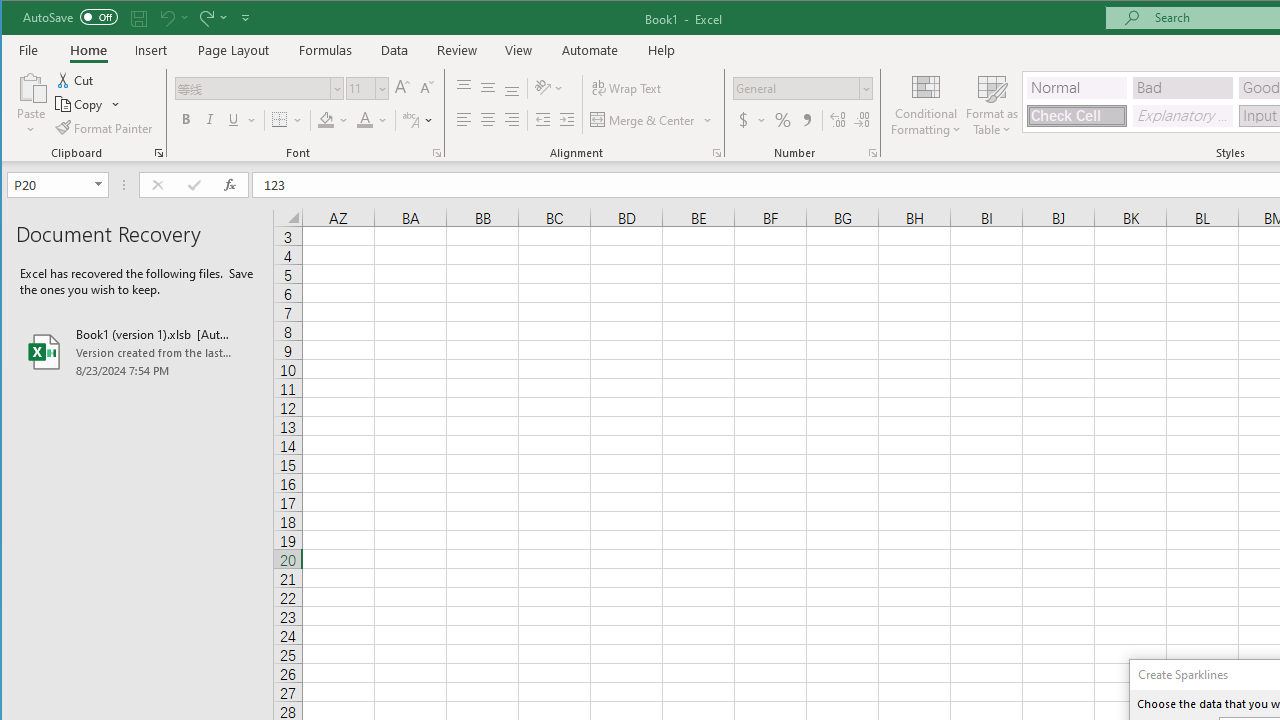 This screenshot has height=720, width=1280. Describe the element at coordinates (716, 152) in the screenshot. I see `'Format Cell Alignment'` at that location.